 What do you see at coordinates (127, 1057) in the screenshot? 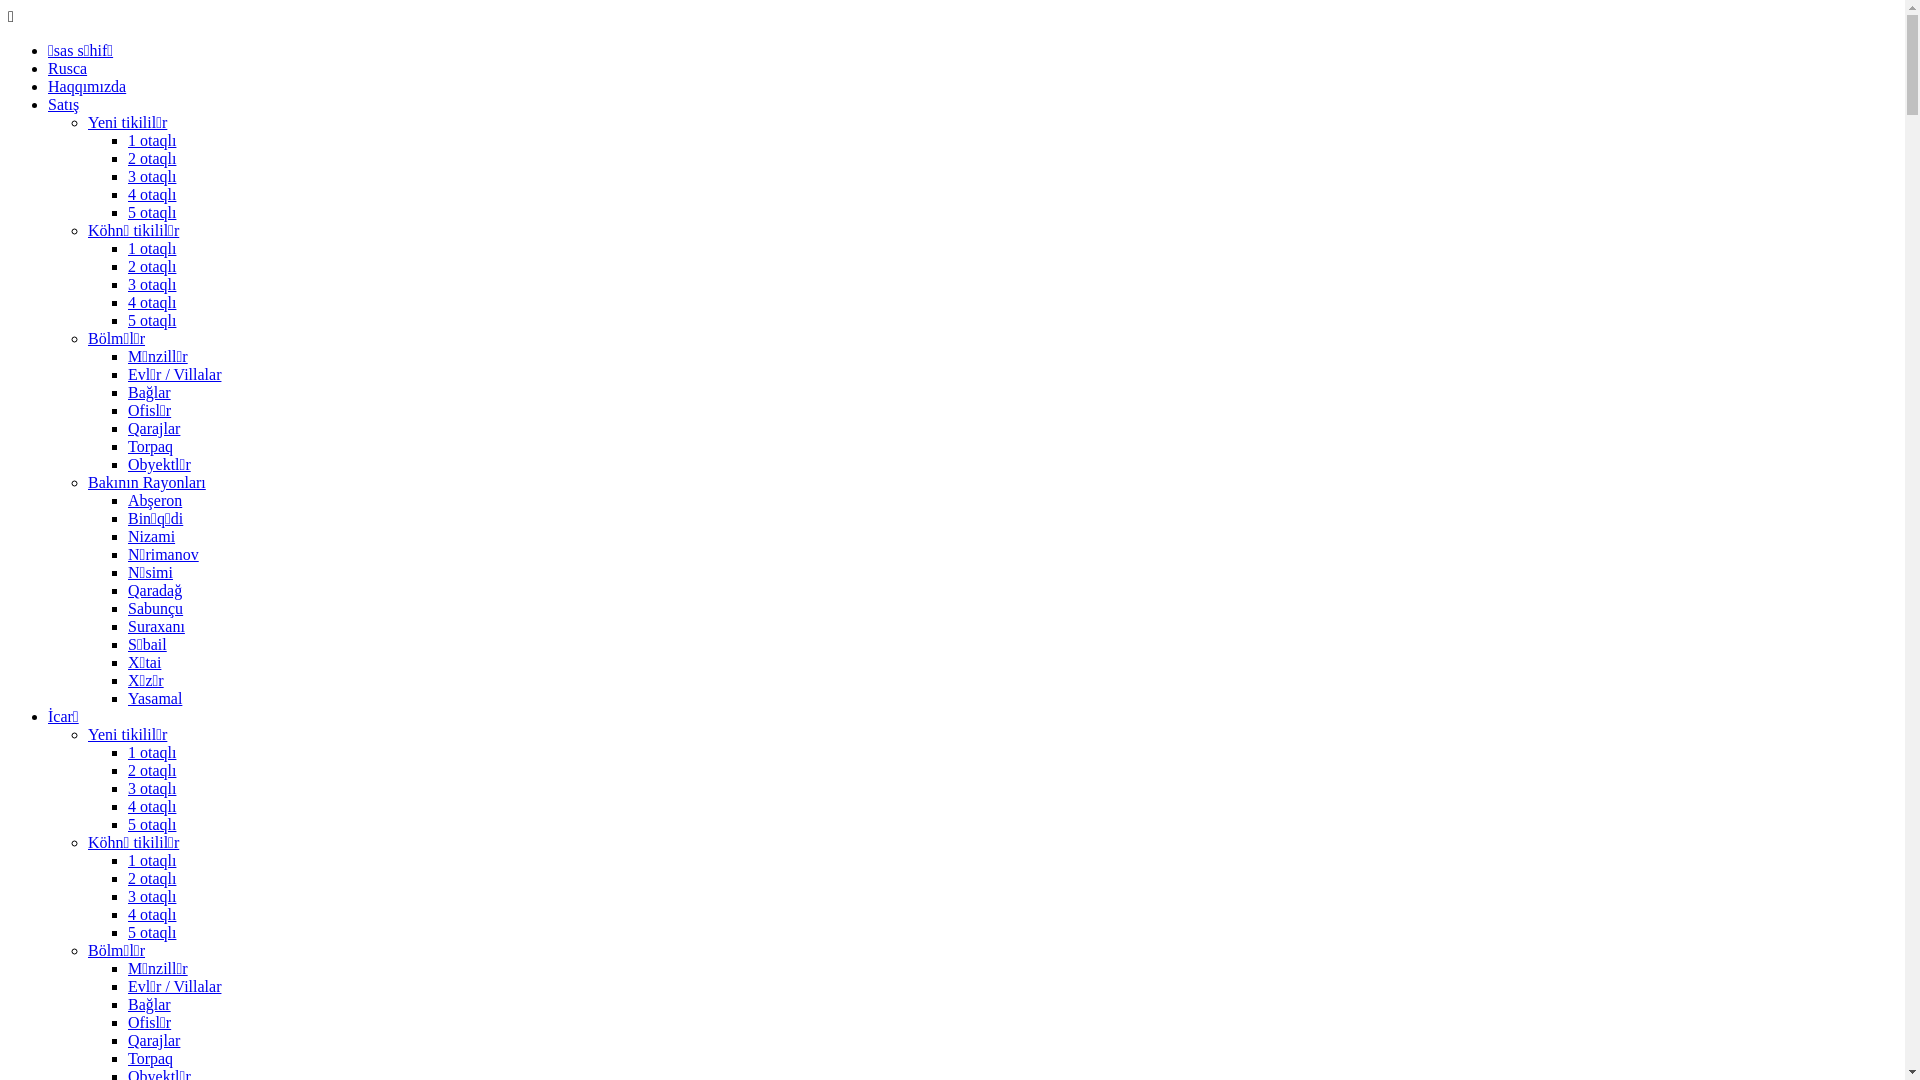
I see `'Torpaq'` at bounding box center [127, 1057].